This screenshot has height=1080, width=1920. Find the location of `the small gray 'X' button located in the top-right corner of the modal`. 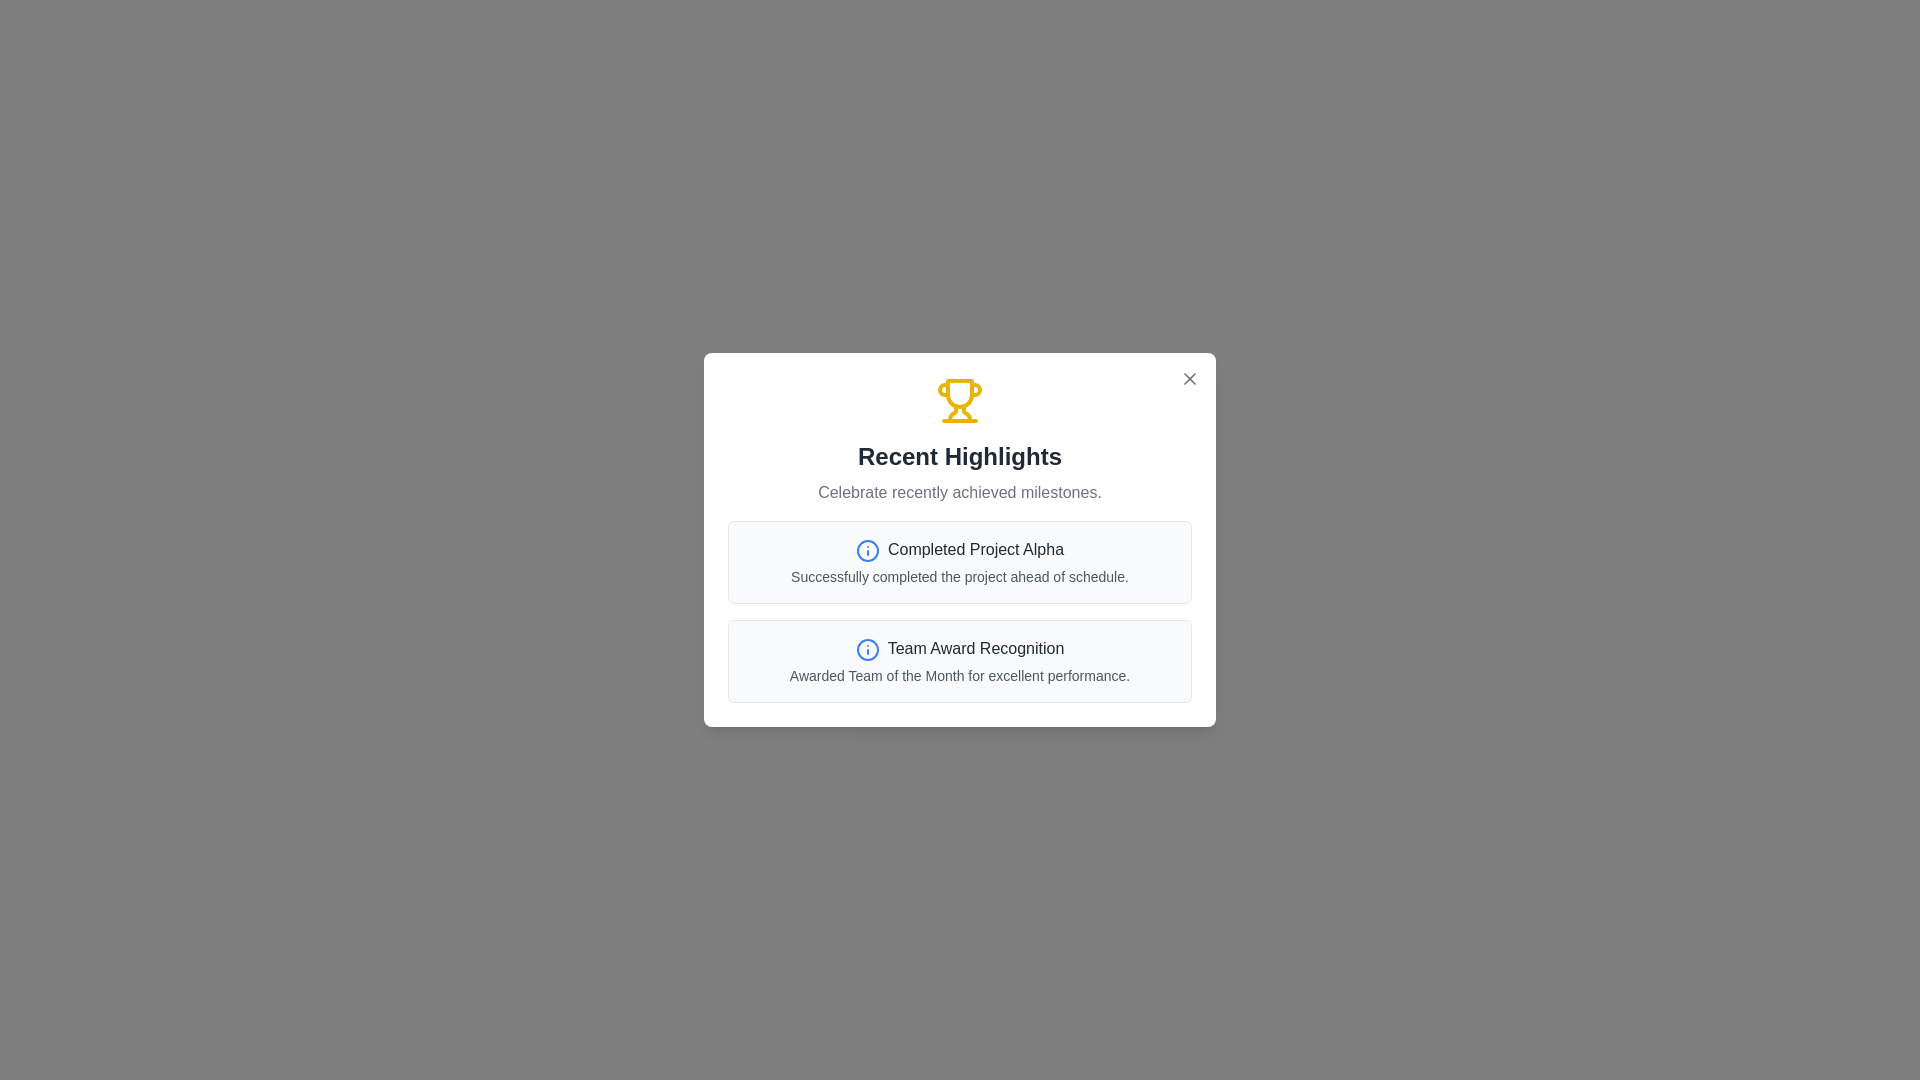

the small gray 'X' button located in the top-right corner of the modal is located at coordinates (1190, 378).